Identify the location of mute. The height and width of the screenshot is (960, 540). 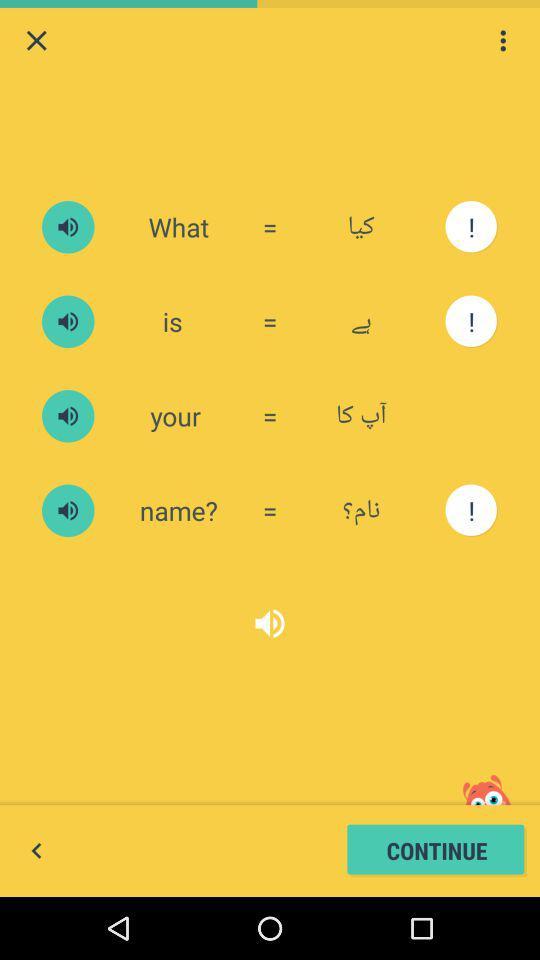
(67, 509).